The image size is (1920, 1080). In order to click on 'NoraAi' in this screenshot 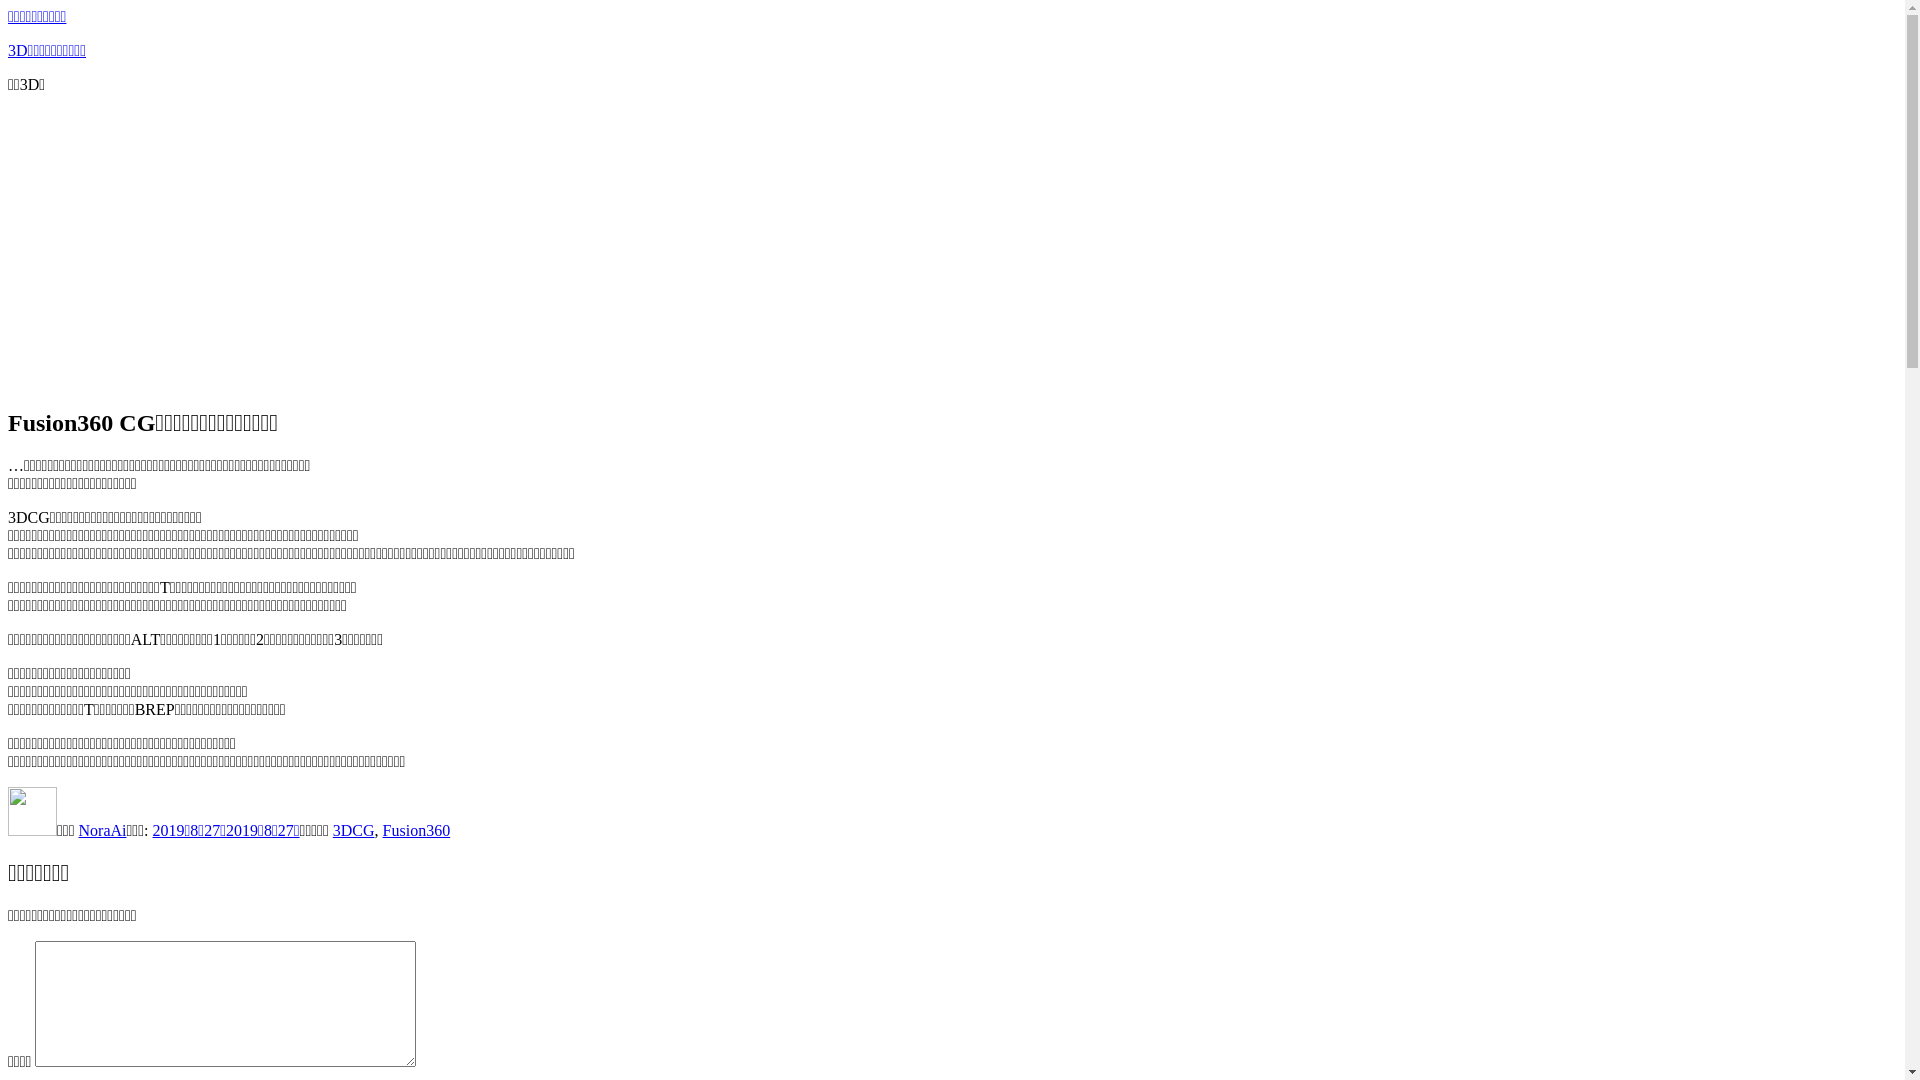, I will do `click(101, 830)`.